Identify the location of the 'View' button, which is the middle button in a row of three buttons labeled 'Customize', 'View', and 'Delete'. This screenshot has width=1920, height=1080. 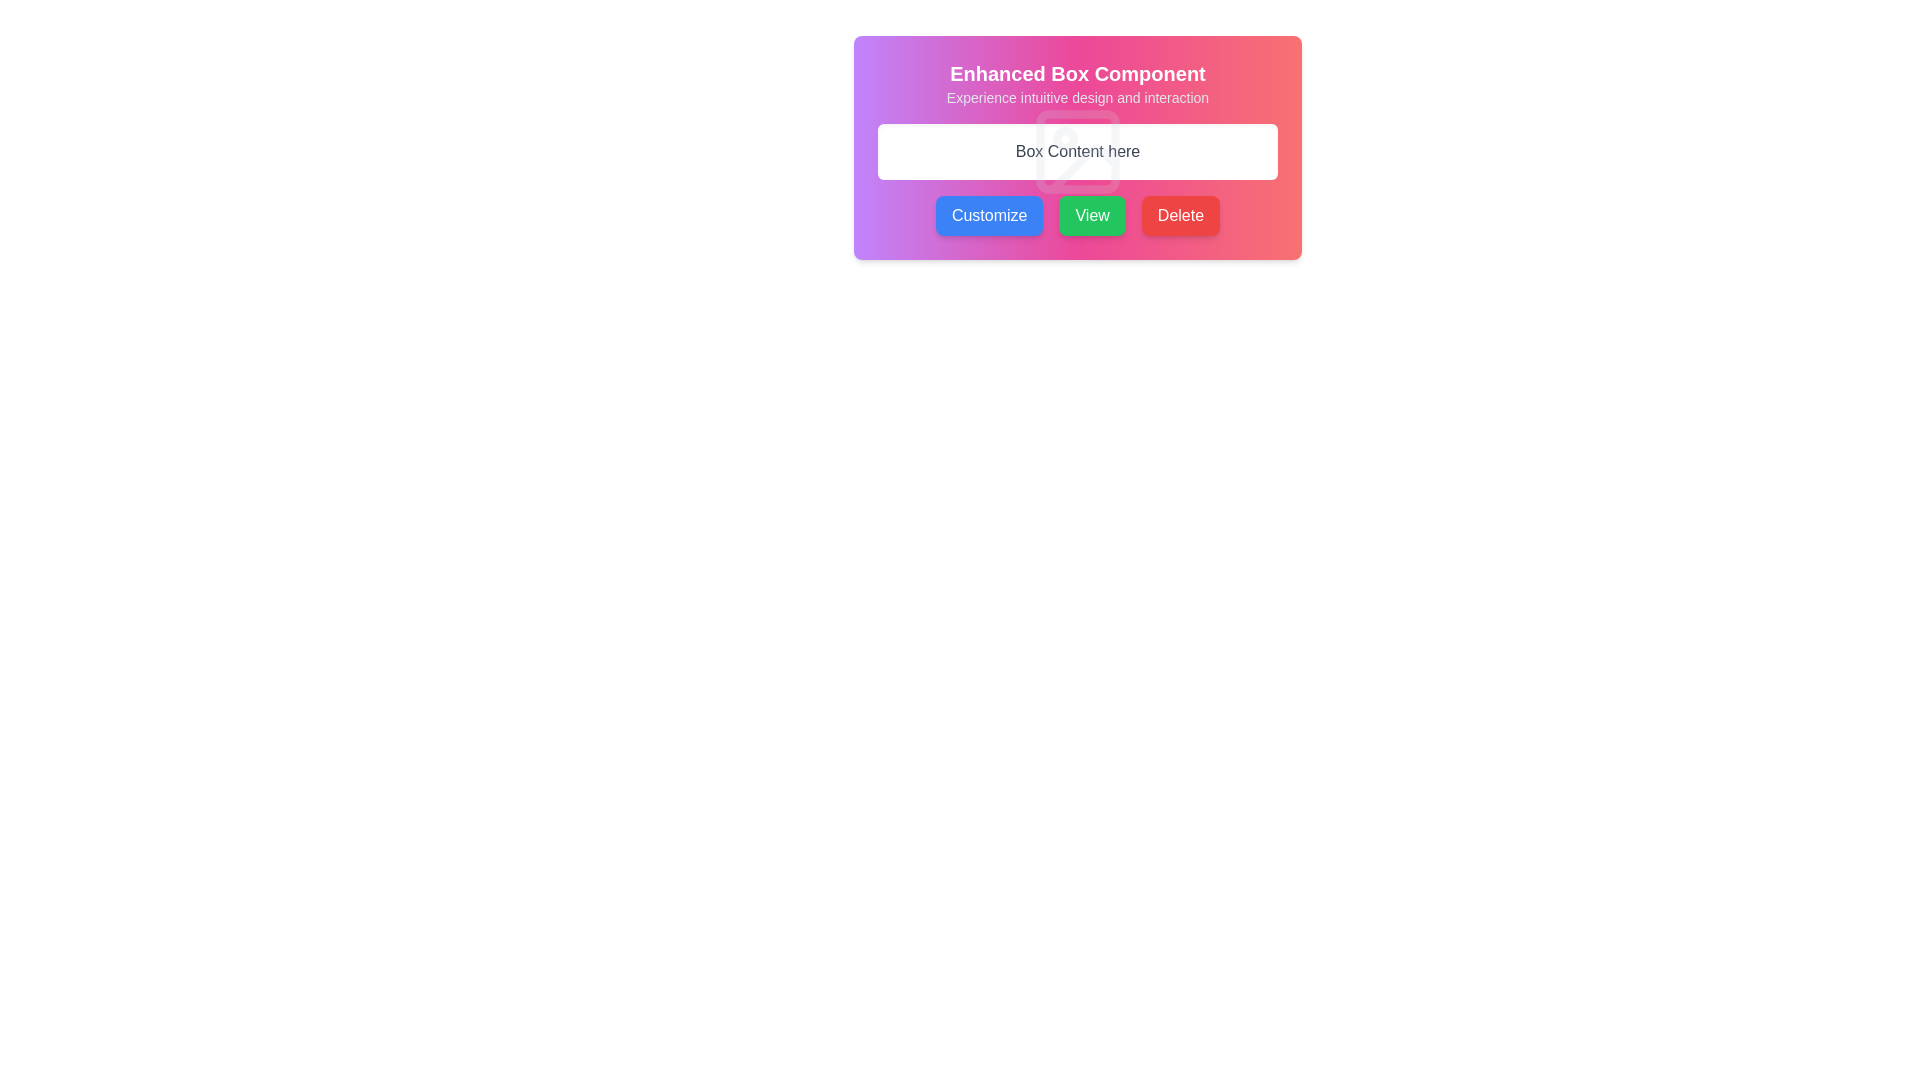
(1091, 216).